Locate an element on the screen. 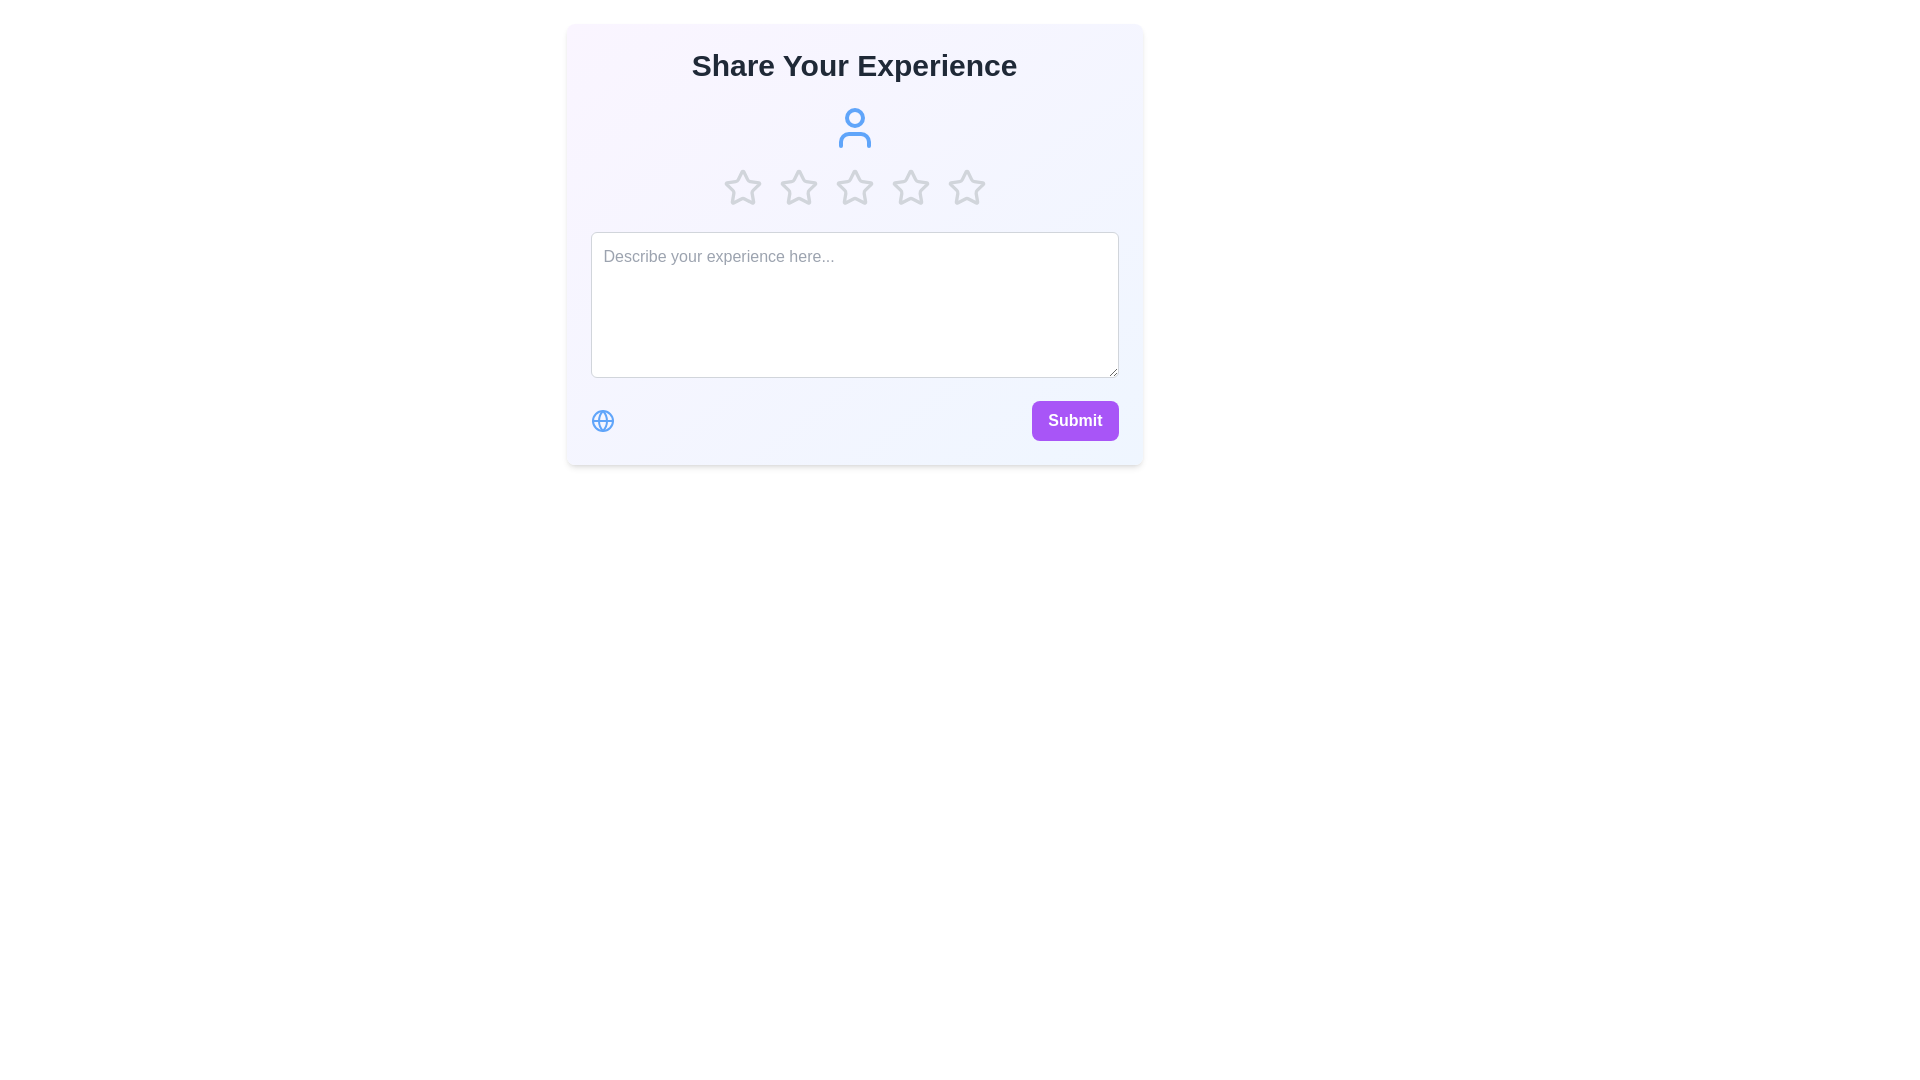 The image size is (1920, 1080). the first star icon in the rating section is located at coordinates (741, 188).